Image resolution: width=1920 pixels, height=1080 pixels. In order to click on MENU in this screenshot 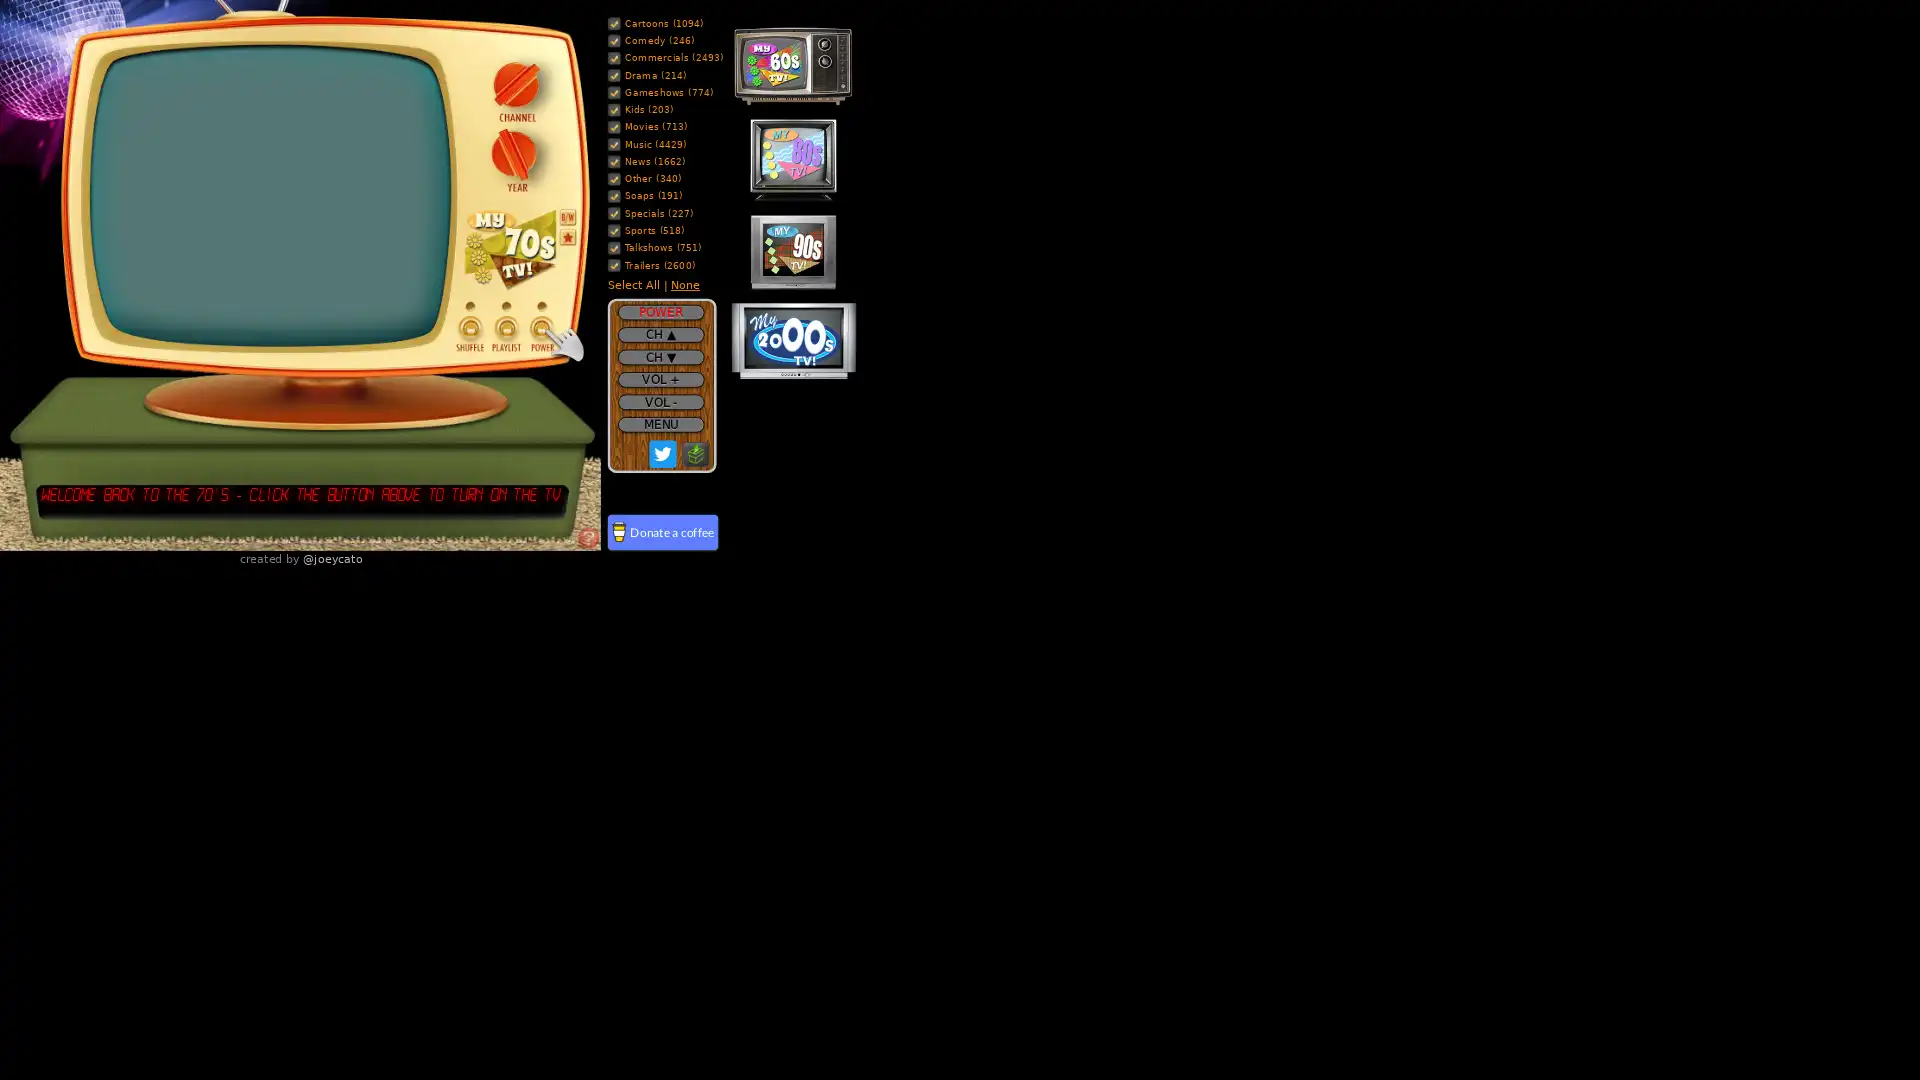, I will do `click(661, 423)`.